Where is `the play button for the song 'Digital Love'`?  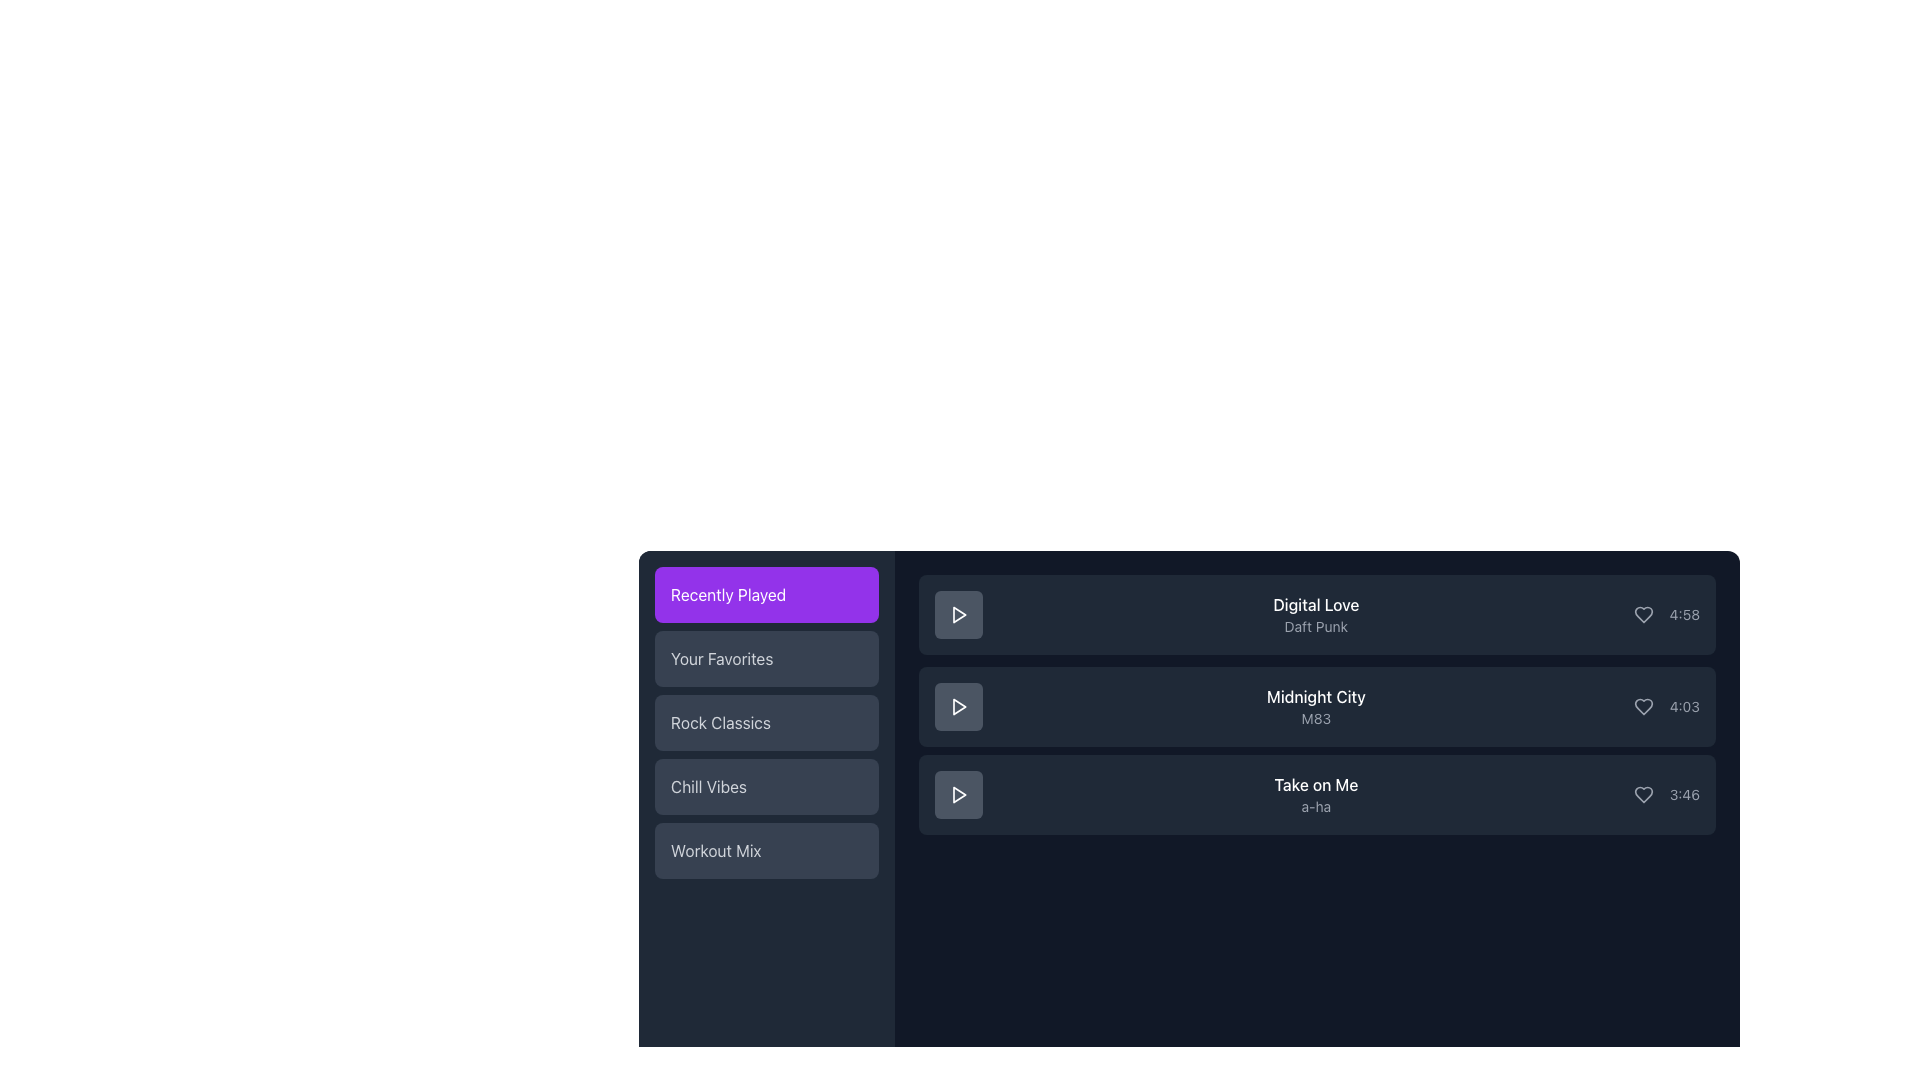 the play button for the song 'Digital Love' is located at coordinates (958, 613).